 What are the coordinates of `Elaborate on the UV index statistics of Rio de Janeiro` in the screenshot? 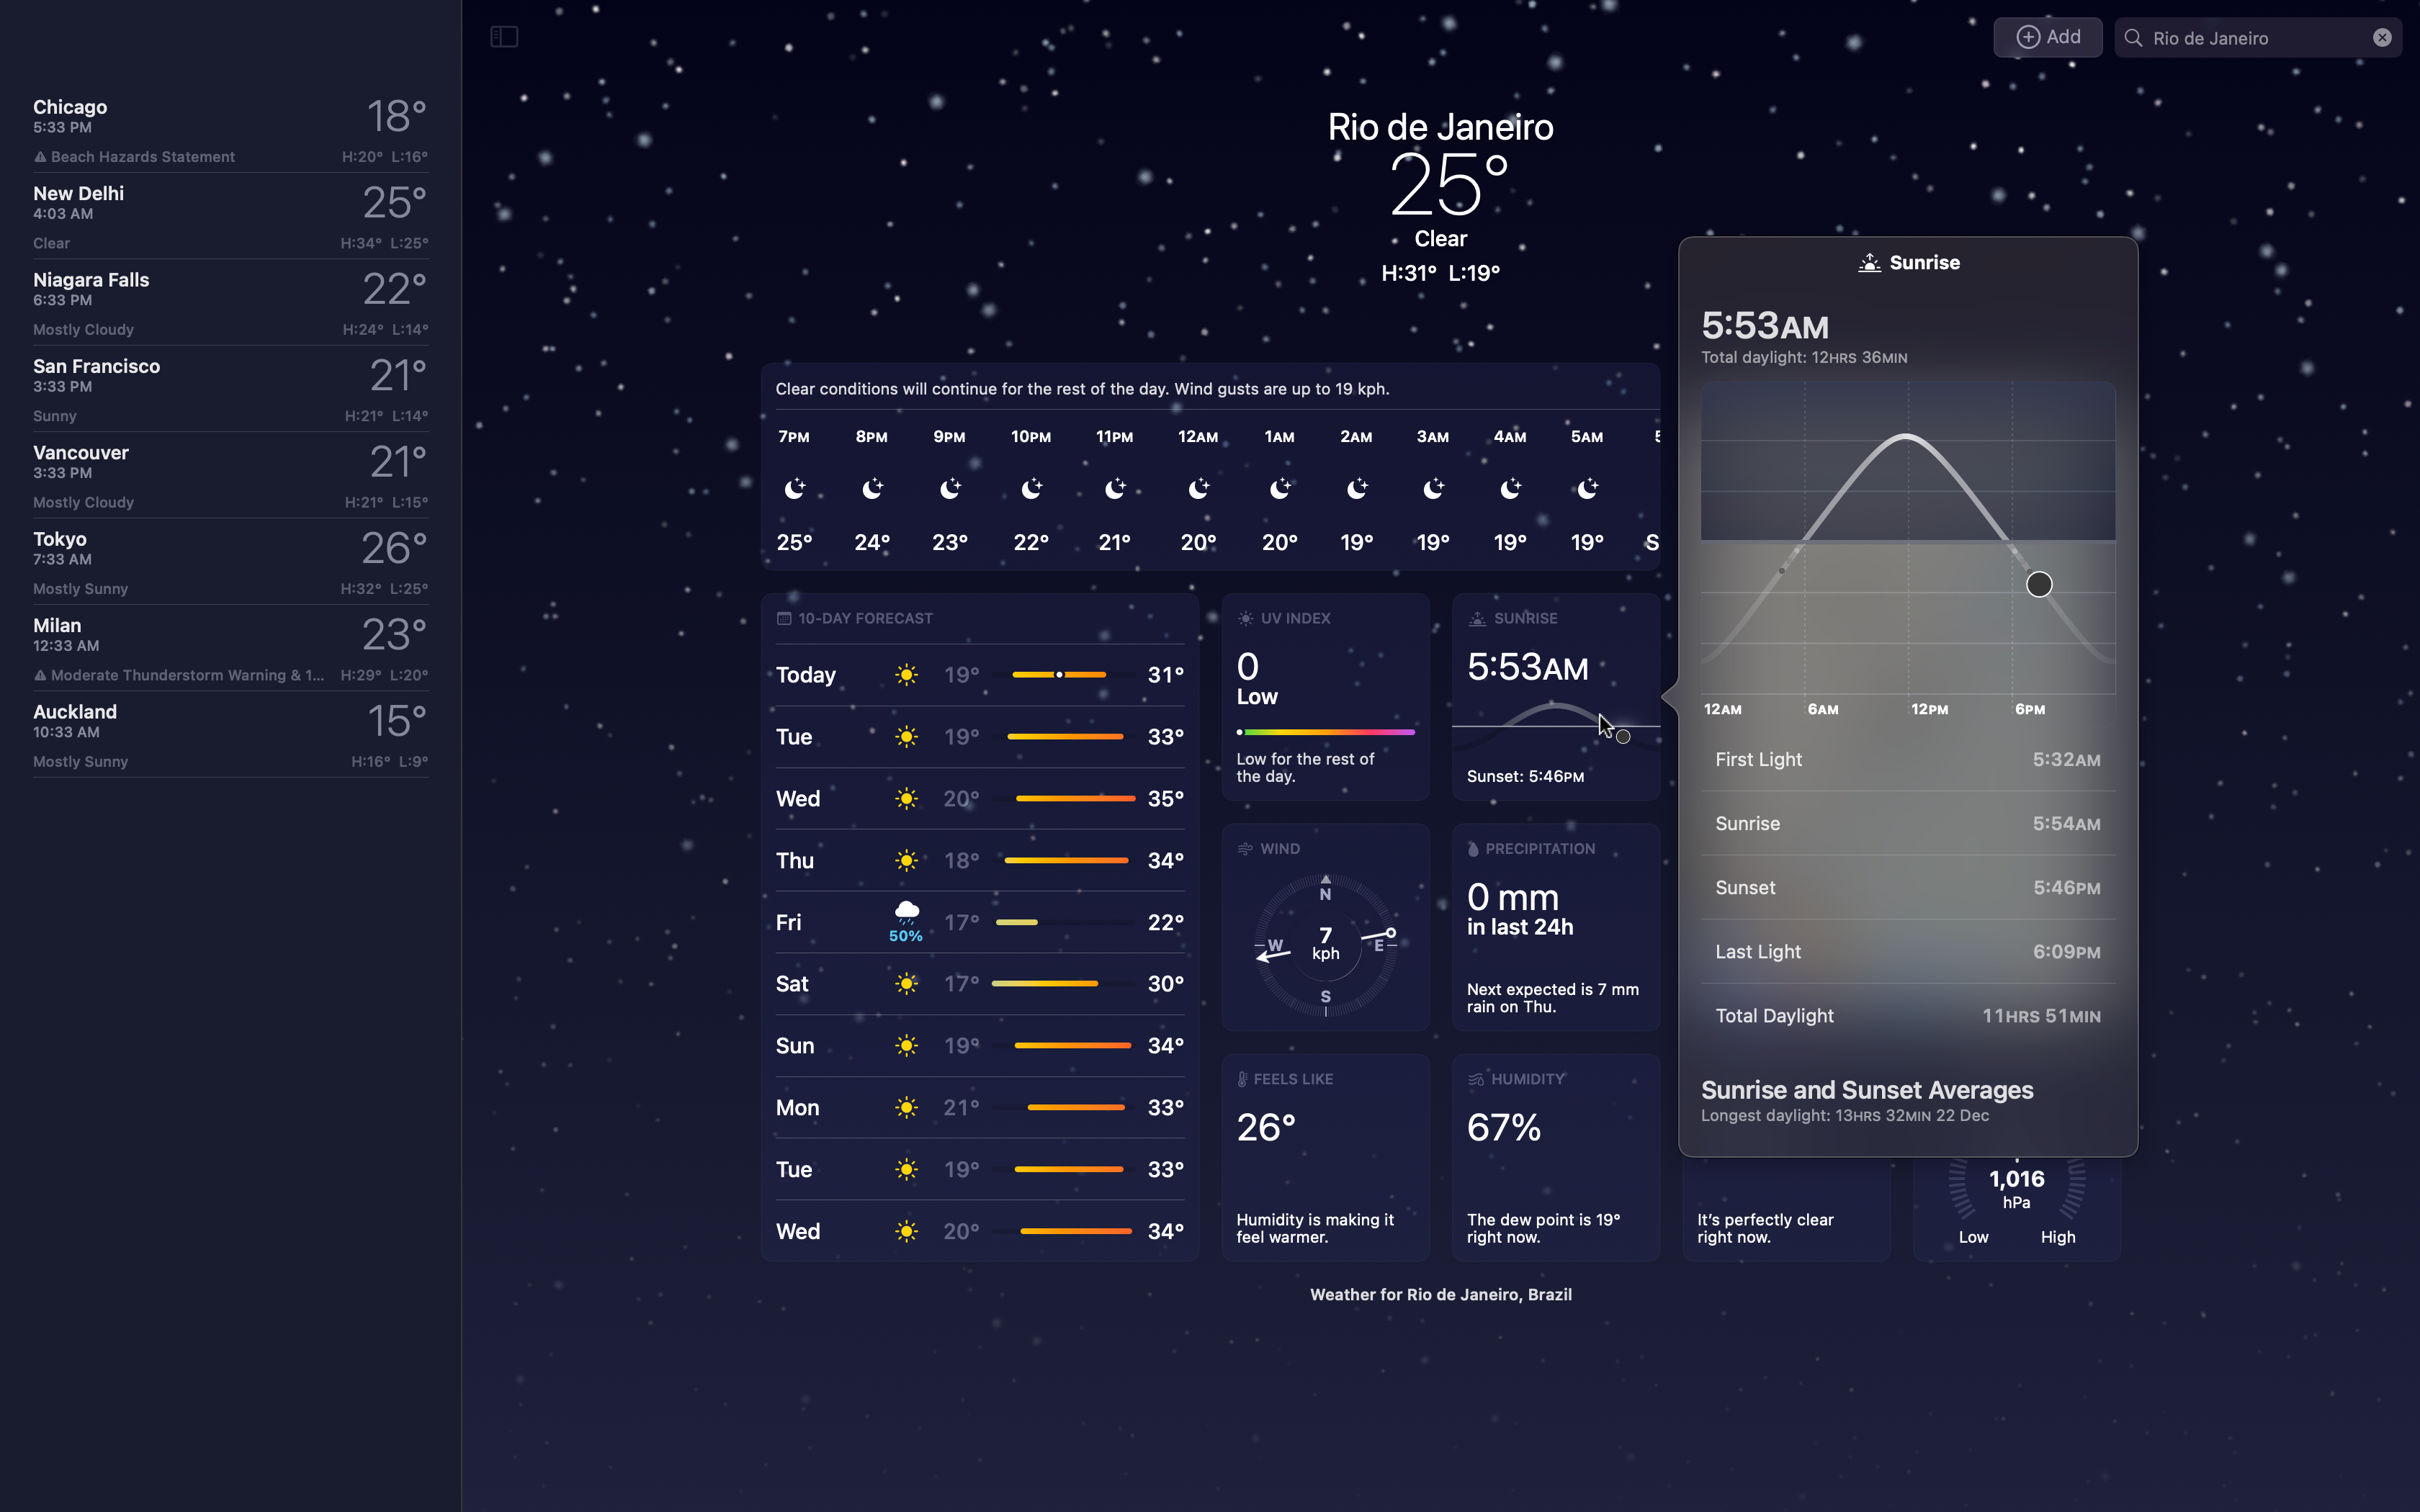 It's located at (1325, 699).